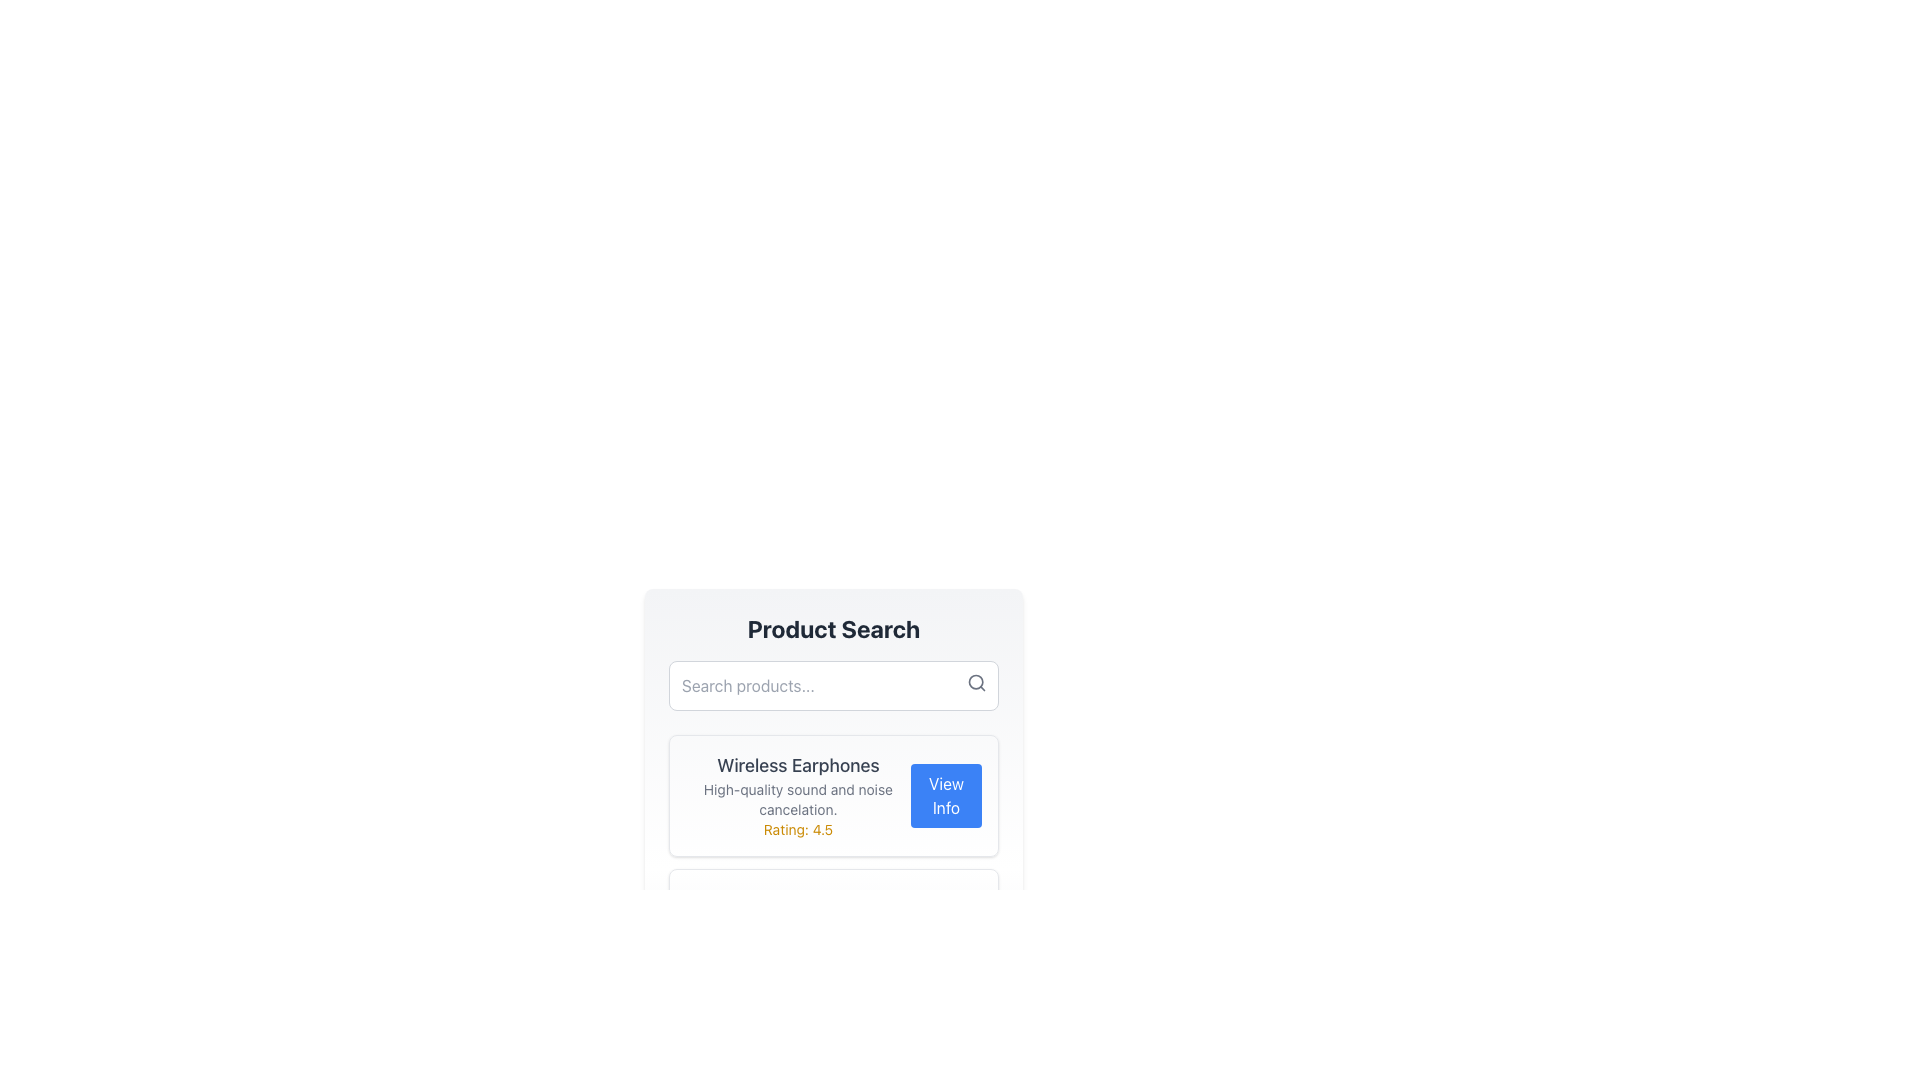 This screenshot has width=1920, height=1080. What do you see at coordinates (976, 681) in the screenshot?
I see `the SVG circle that represents the search icon located at the right end of the search bar` at bounding box center [976, 681].